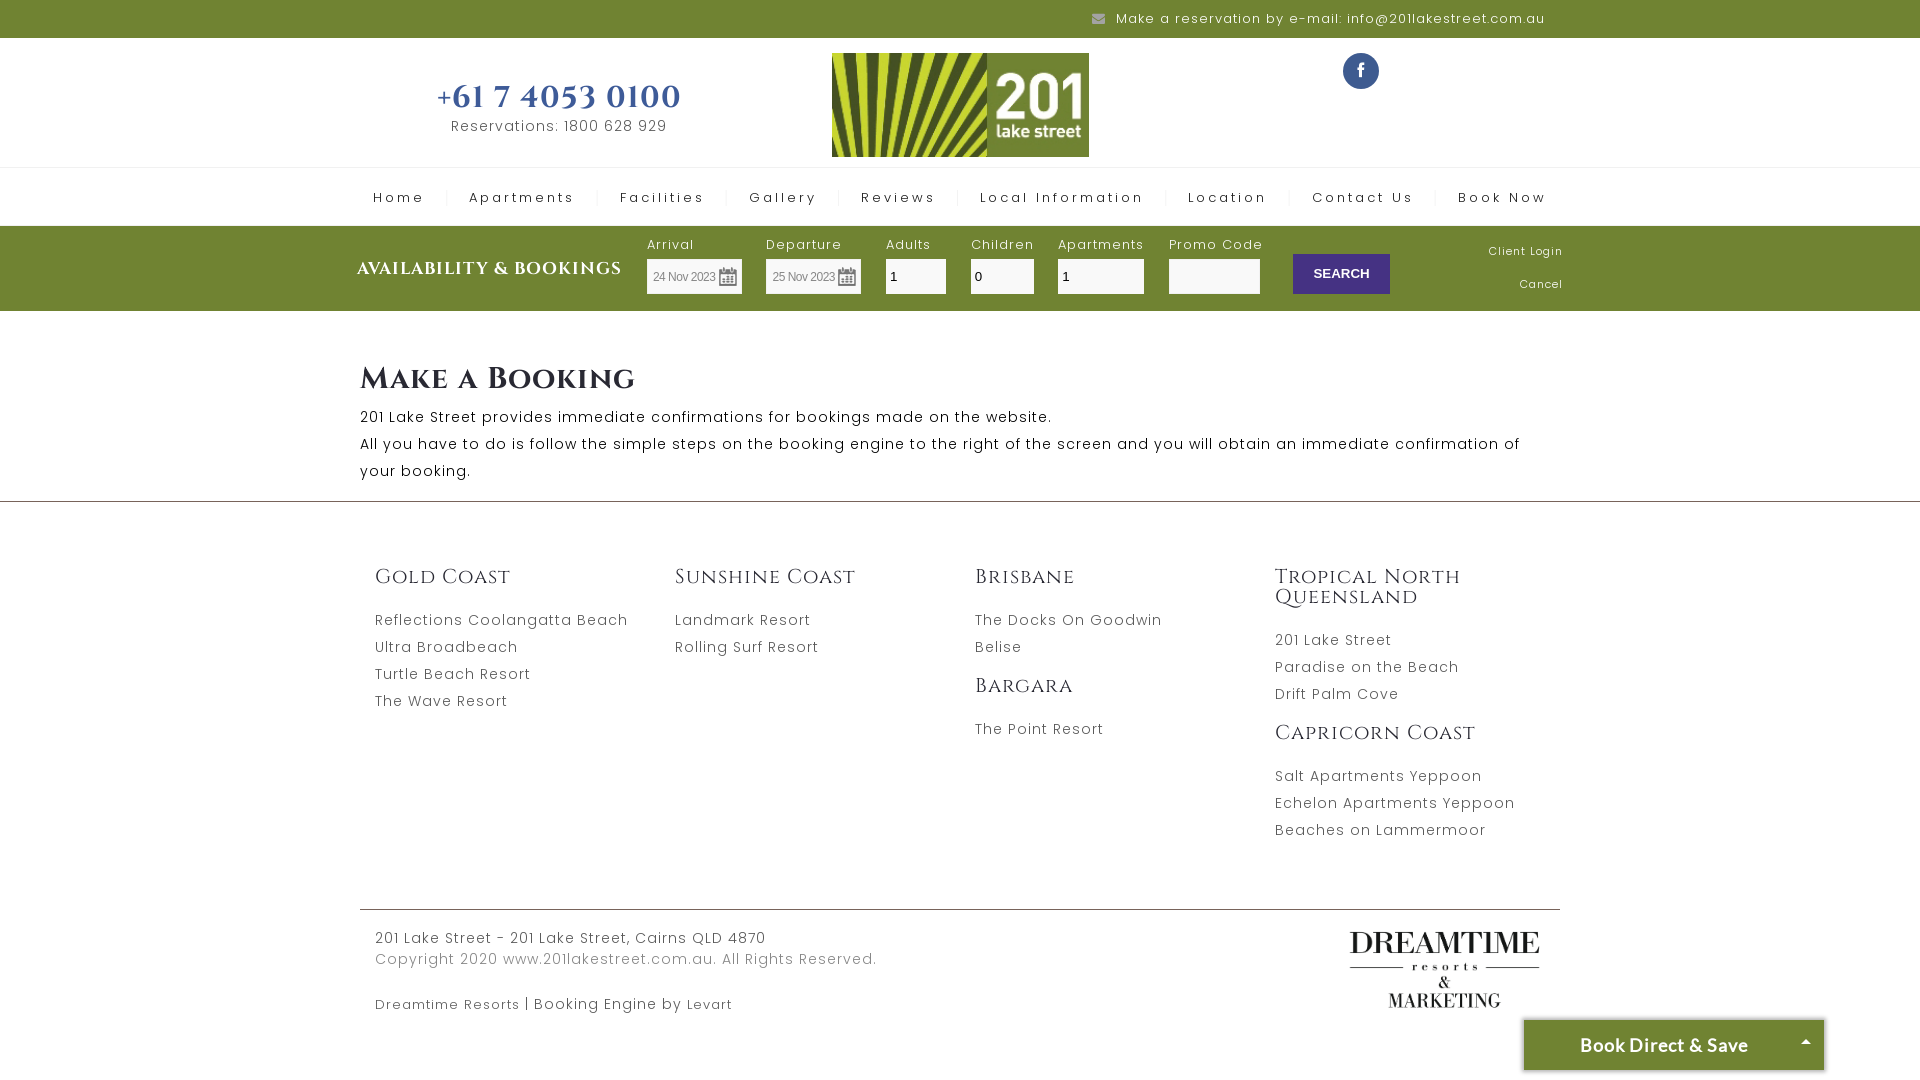 This screenshot has width=1920, height=1080. Describe the element at coordinates (1366, 667) in the screenshot. I see `'Paradise on the Beach'` at that location.